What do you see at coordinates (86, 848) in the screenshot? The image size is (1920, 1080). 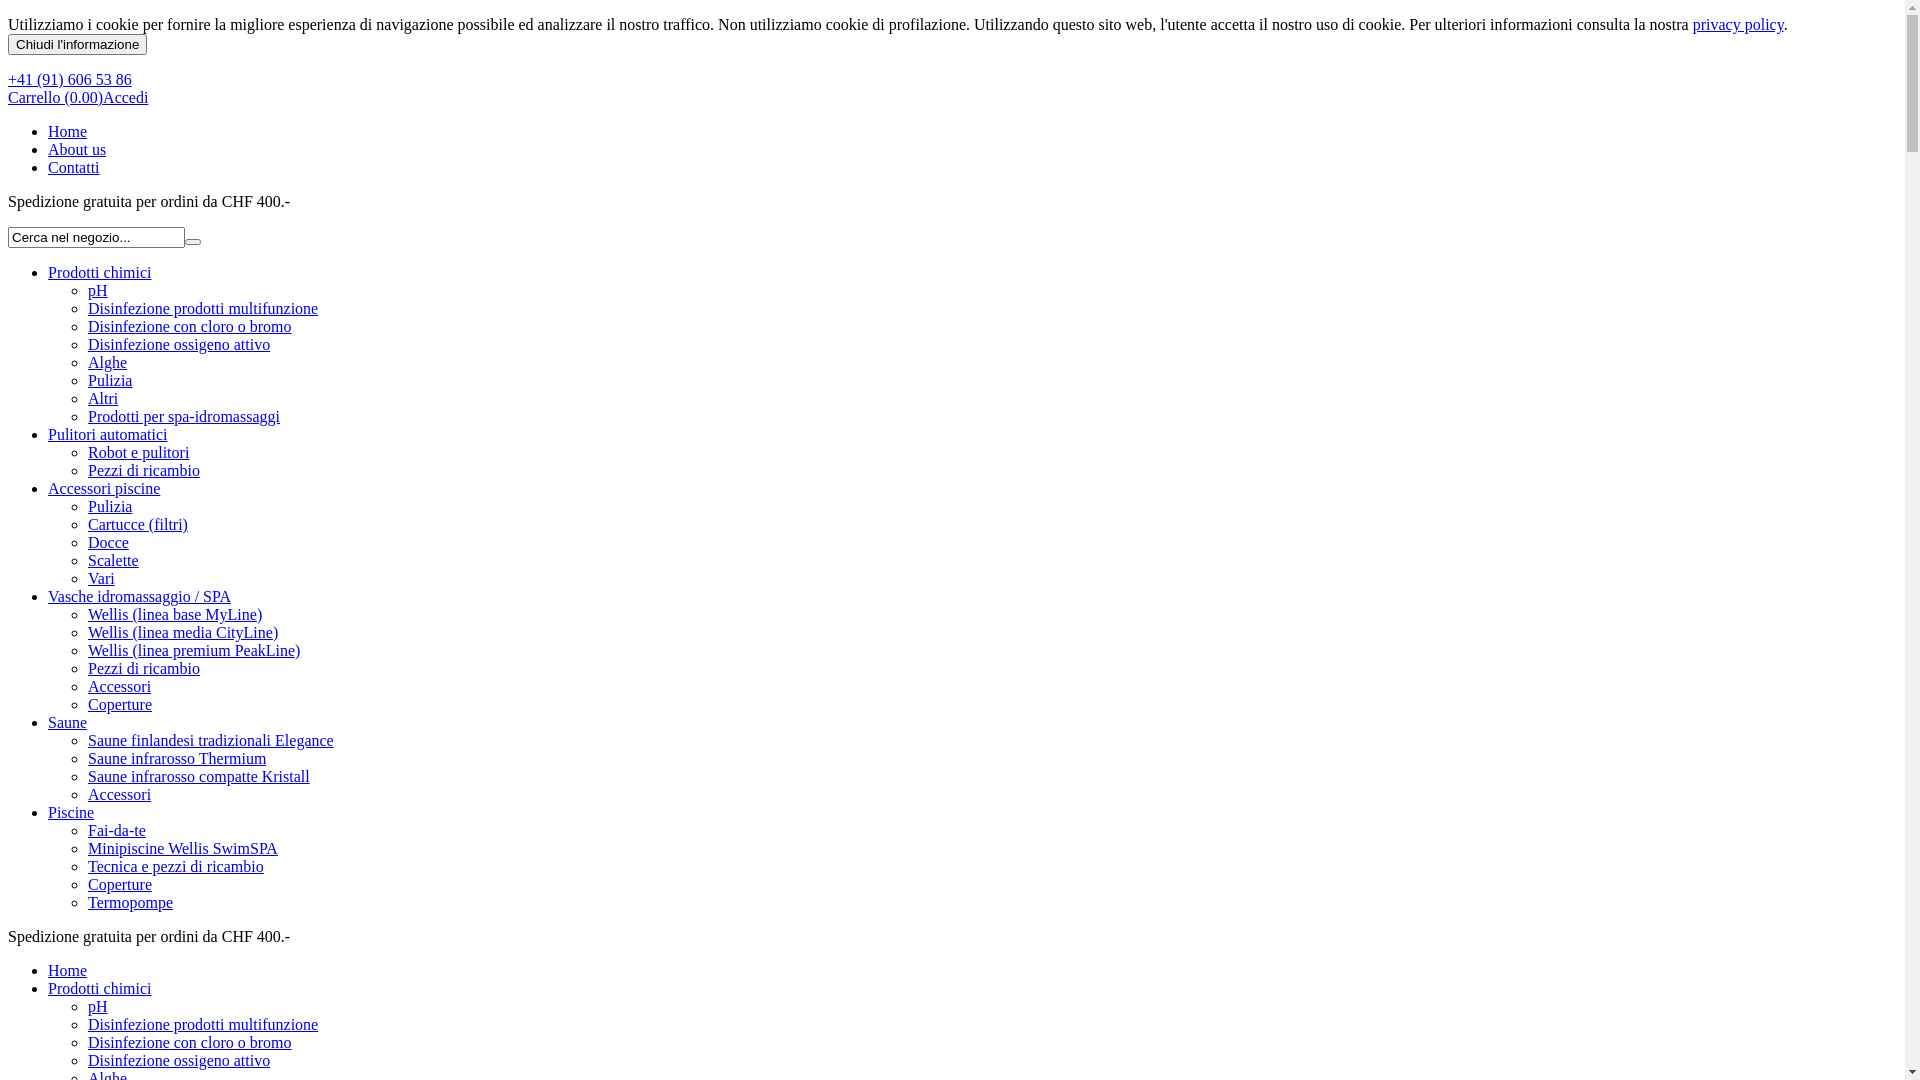 I see `'Minipiscine Wellis SwimSPA'` at bounding box center [86, 848].